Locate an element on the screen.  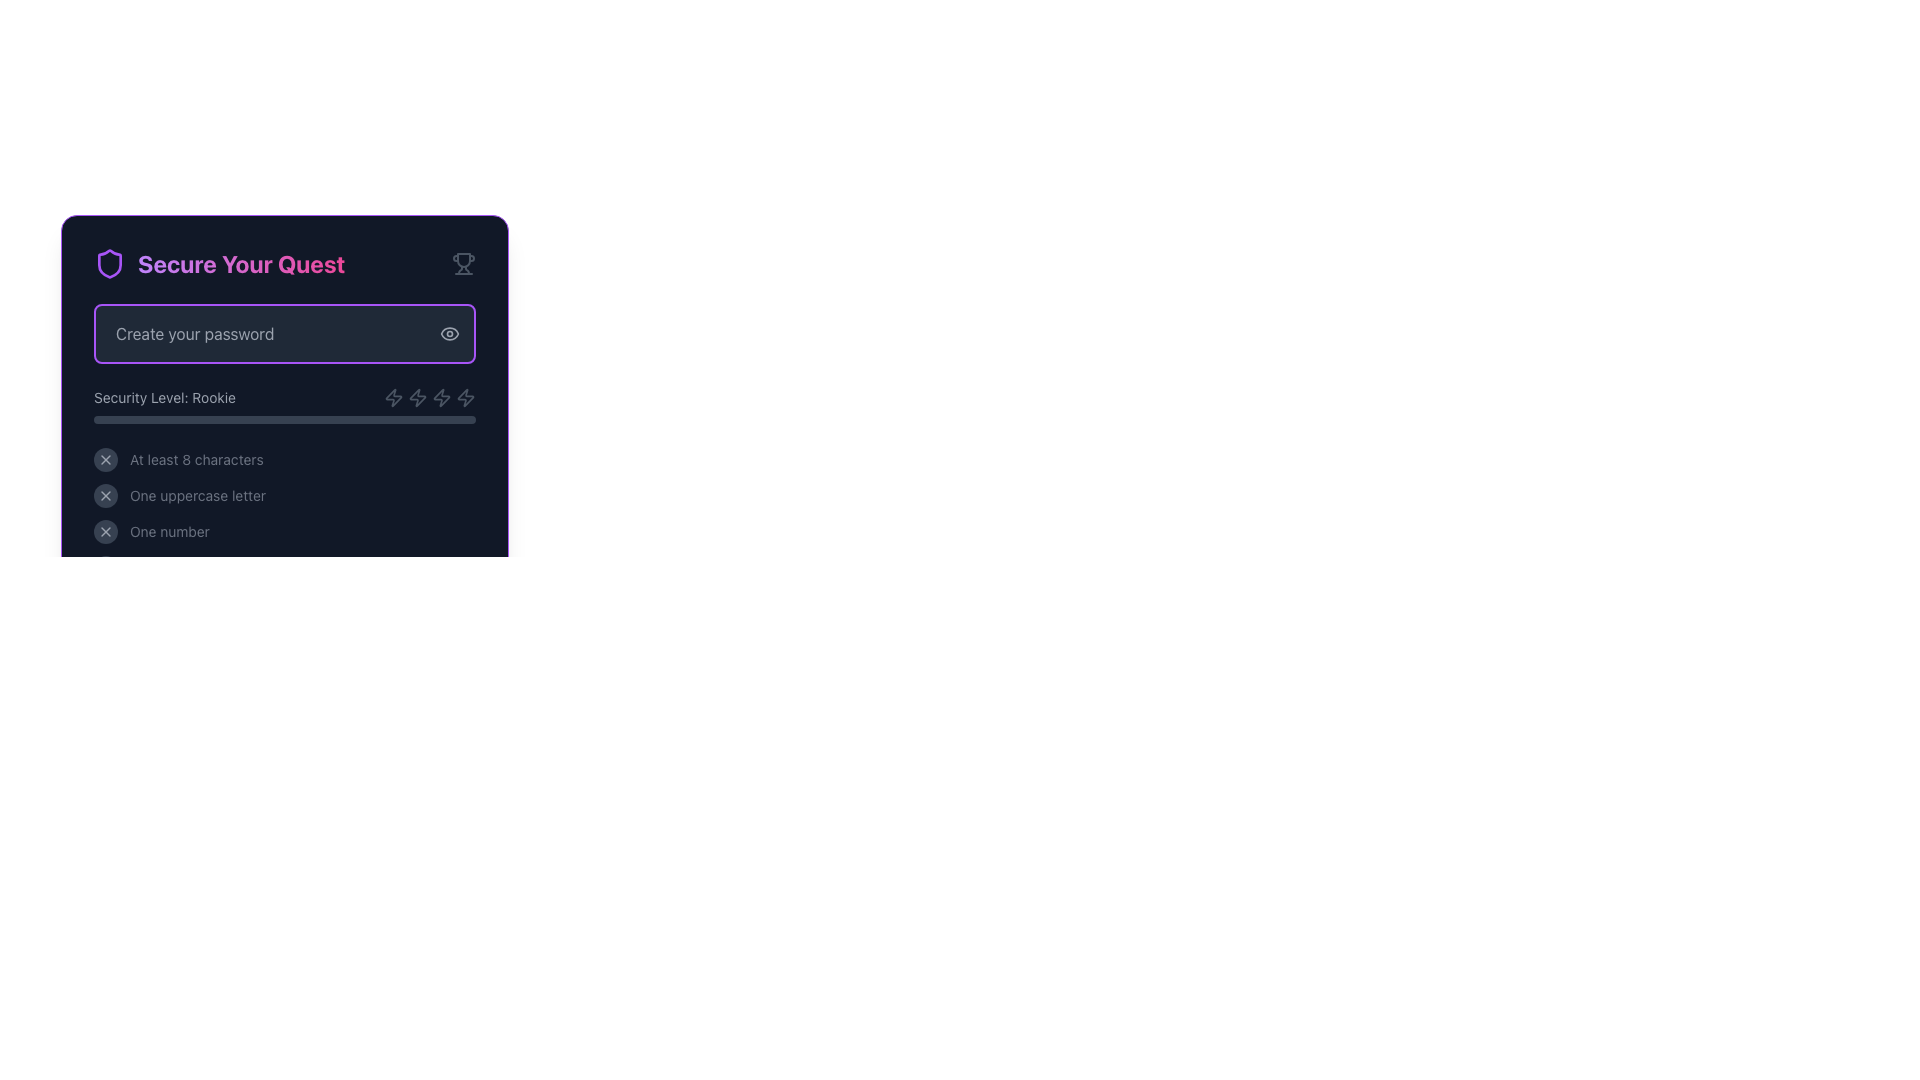
the first lightning bolt icon in the 'Security Level: Rookie' section of the password status indicator component is located at coordinates (393, 397).